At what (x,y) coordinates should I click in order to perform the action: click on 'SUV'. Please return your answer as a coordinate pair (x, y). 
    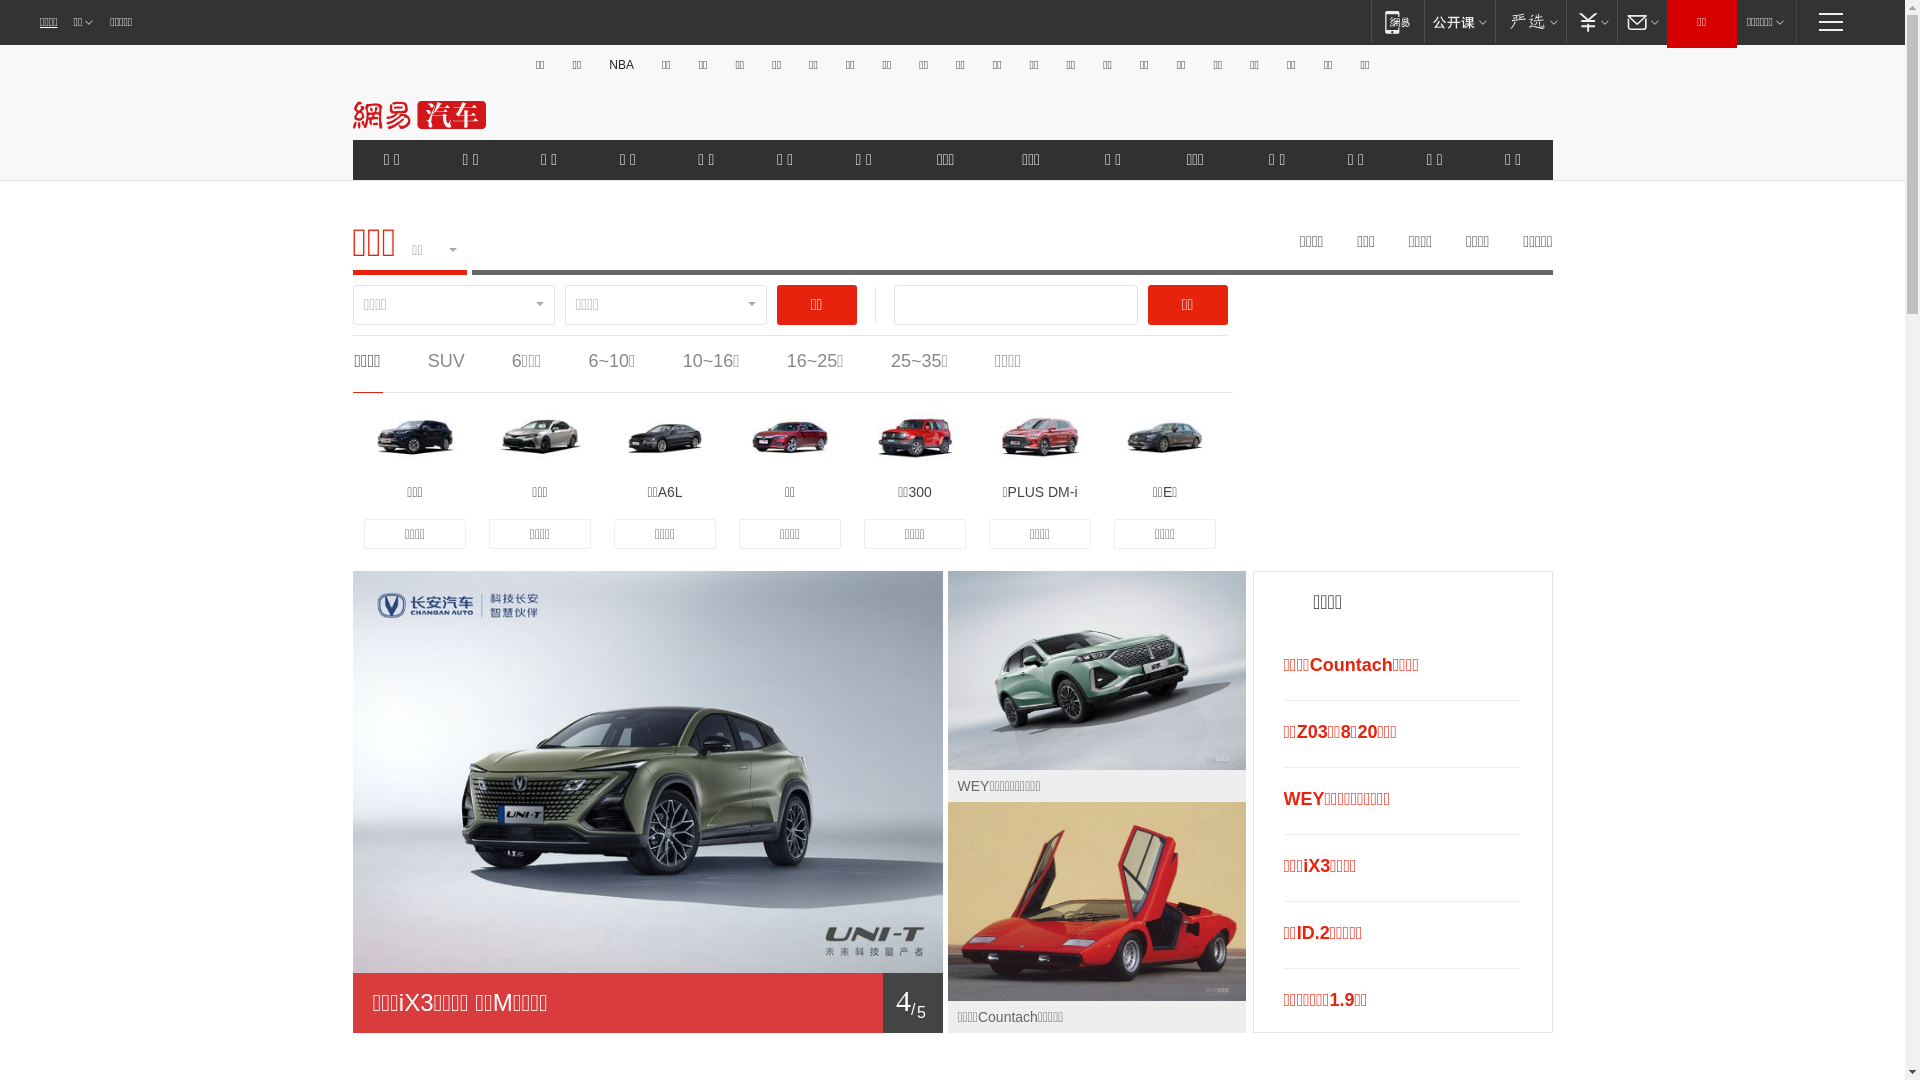
    Looking at the image, I should click on (445, 361).